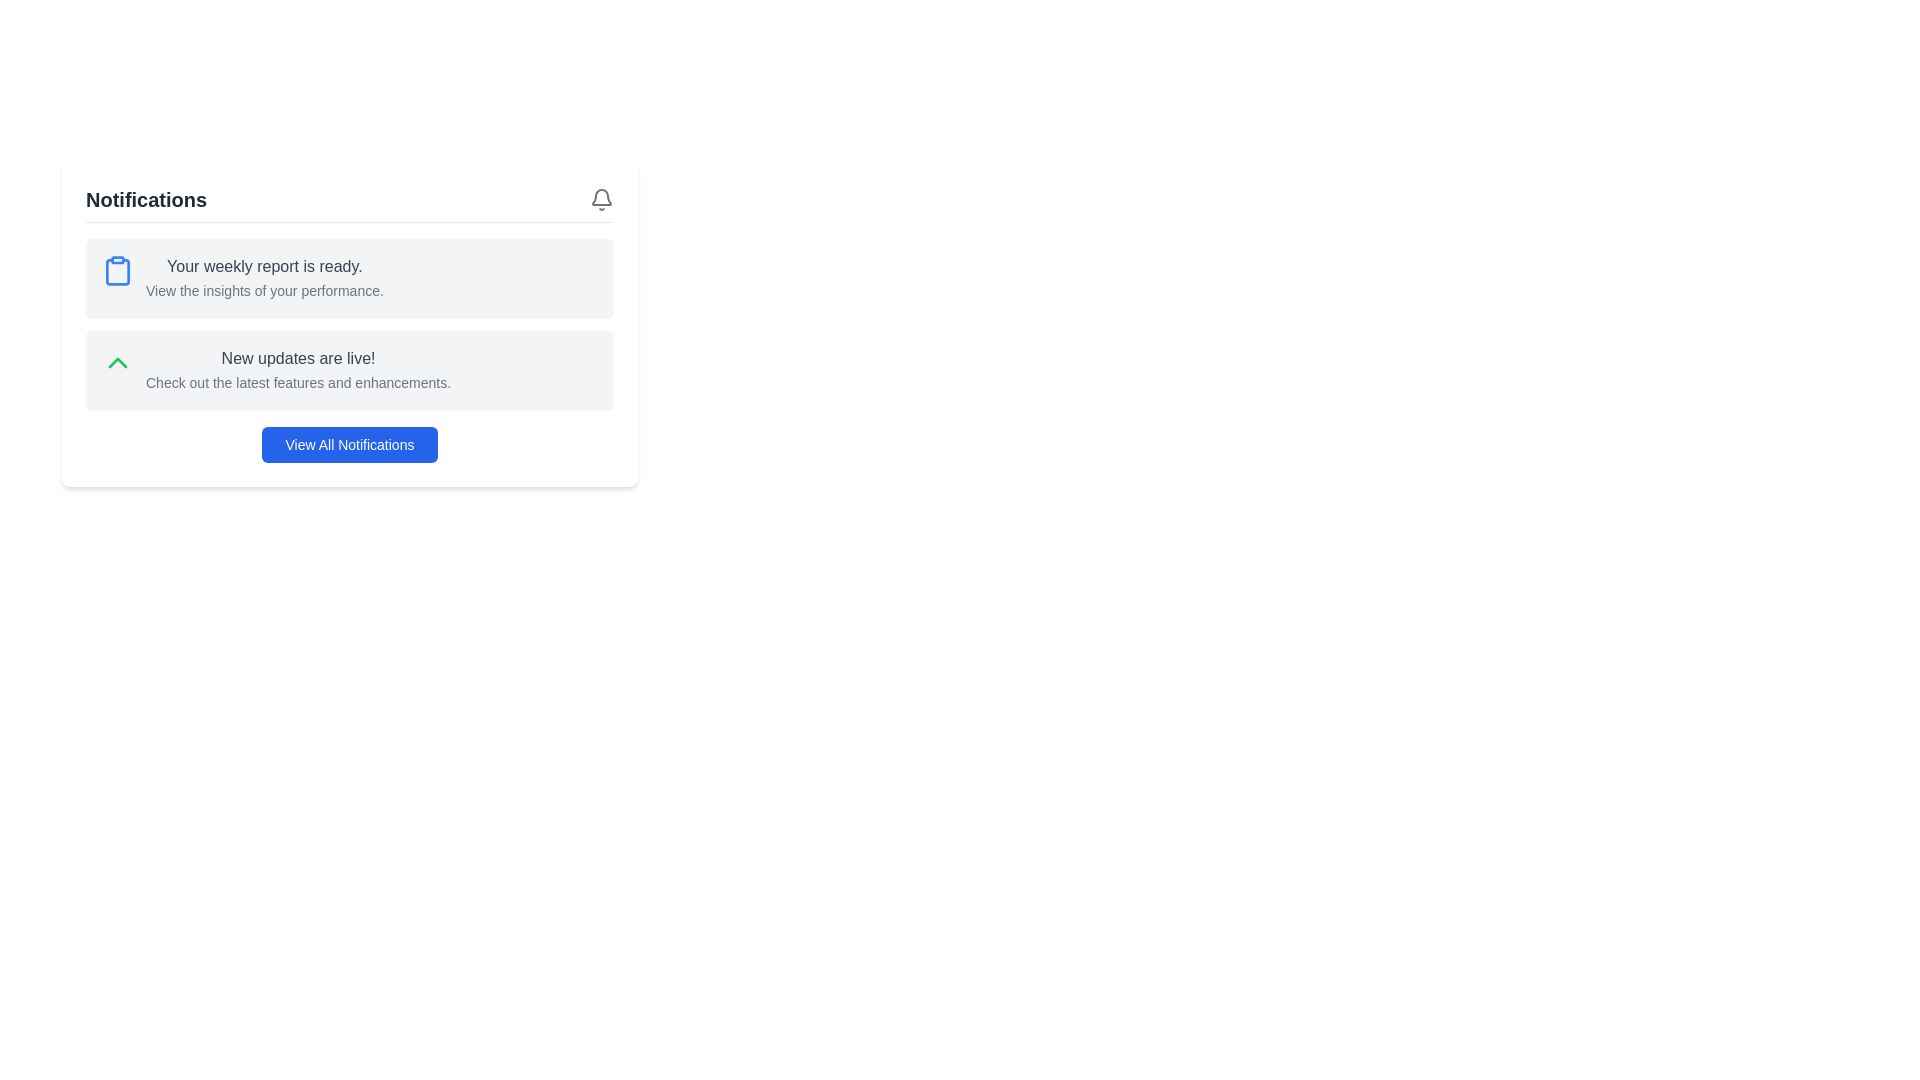  What do you see at coordinates (297, 357) in the screenshot?
I see `title text block that summarizes the content of the surrounding notification card, positioned at the top of the card, horizontally centered` at bounding box center [297, 357].